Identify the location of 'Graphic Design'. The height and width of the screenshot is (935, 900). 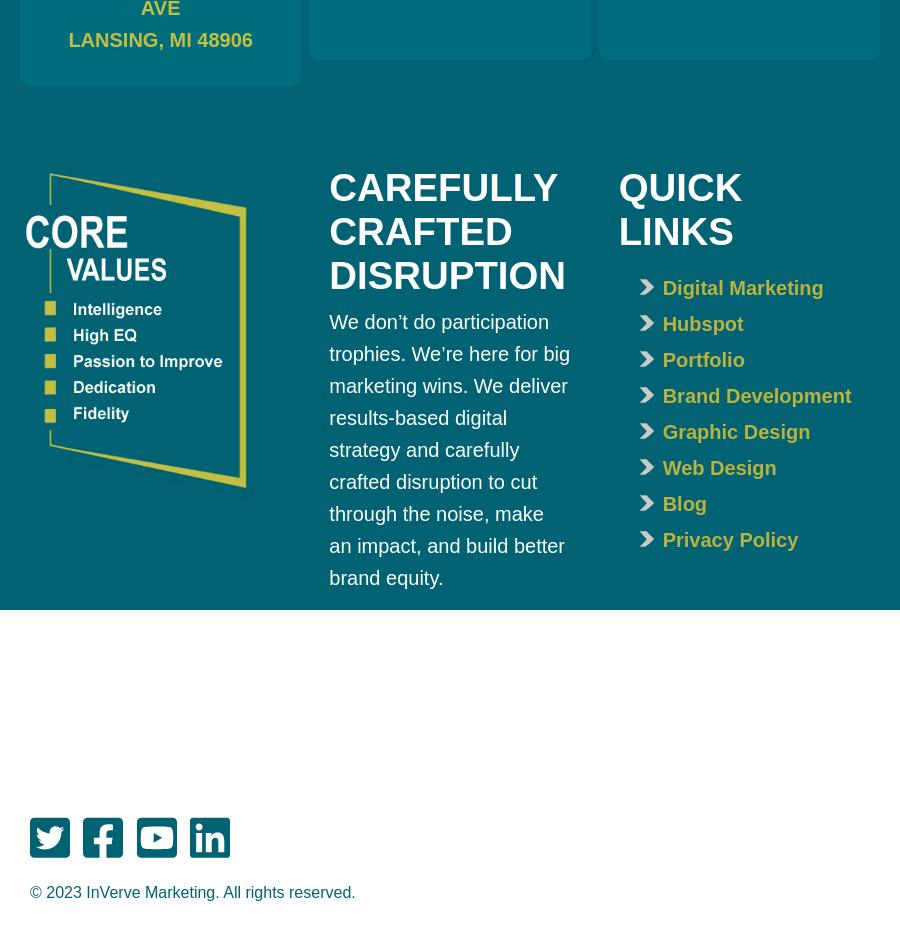
(735, 430).